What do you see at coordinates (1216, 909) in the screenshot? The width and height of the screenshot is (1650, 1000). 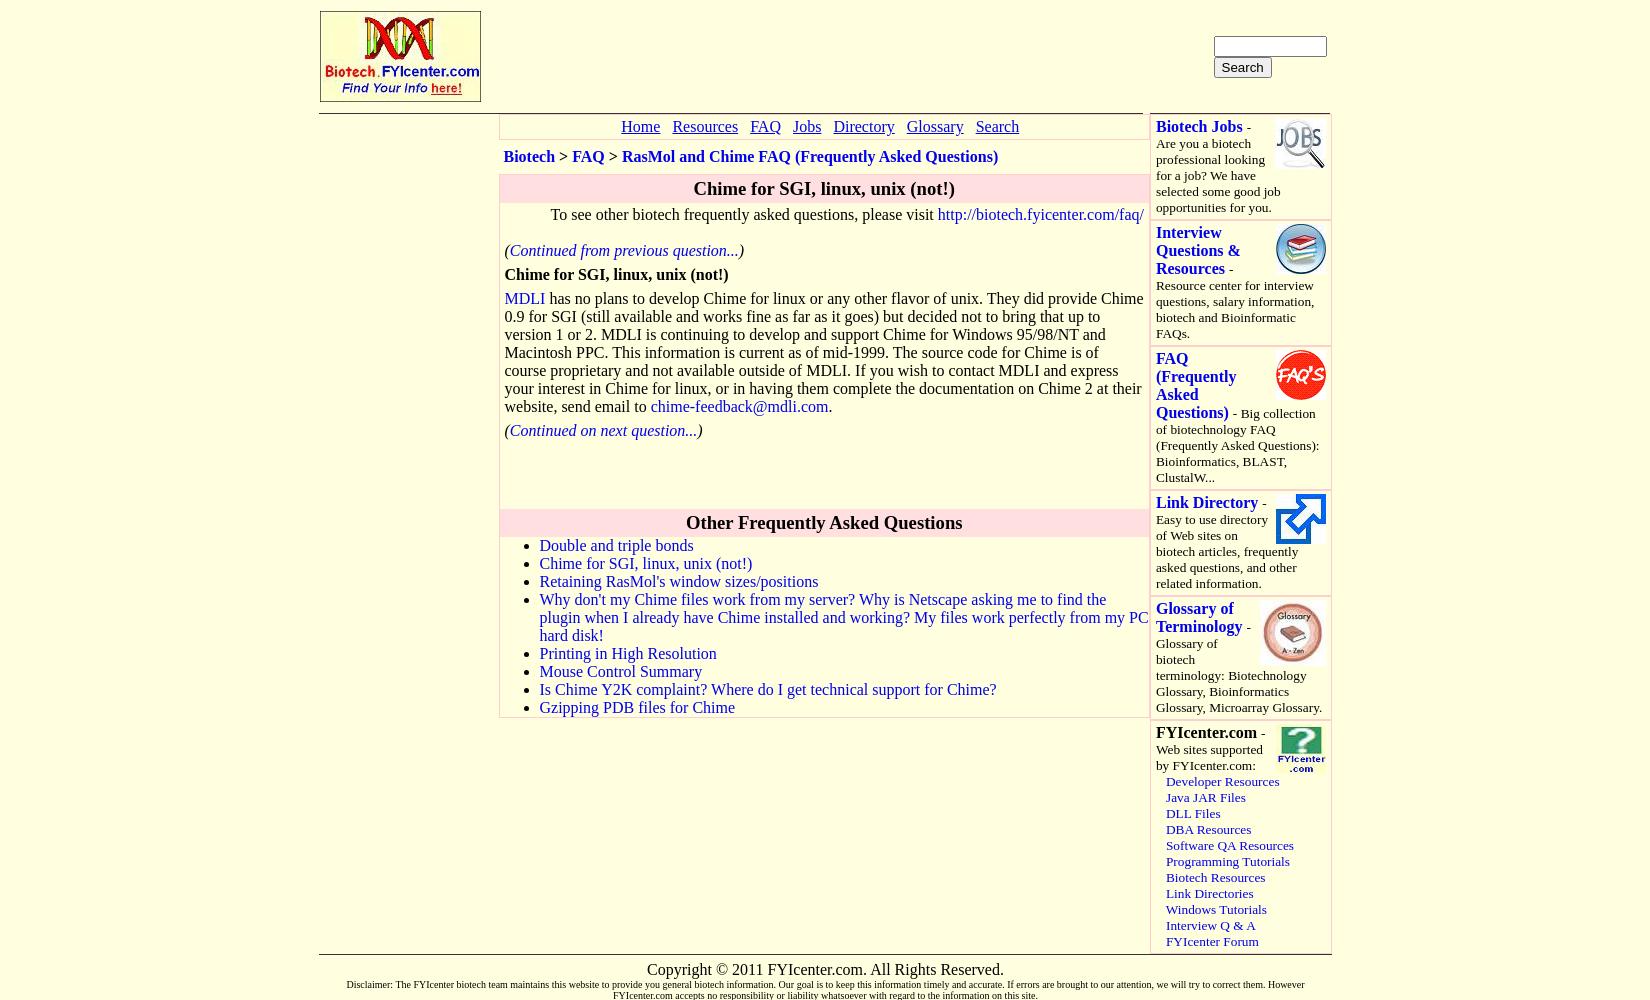 I see `'Windows Tutorials'` at bounding box center [1216, 909].